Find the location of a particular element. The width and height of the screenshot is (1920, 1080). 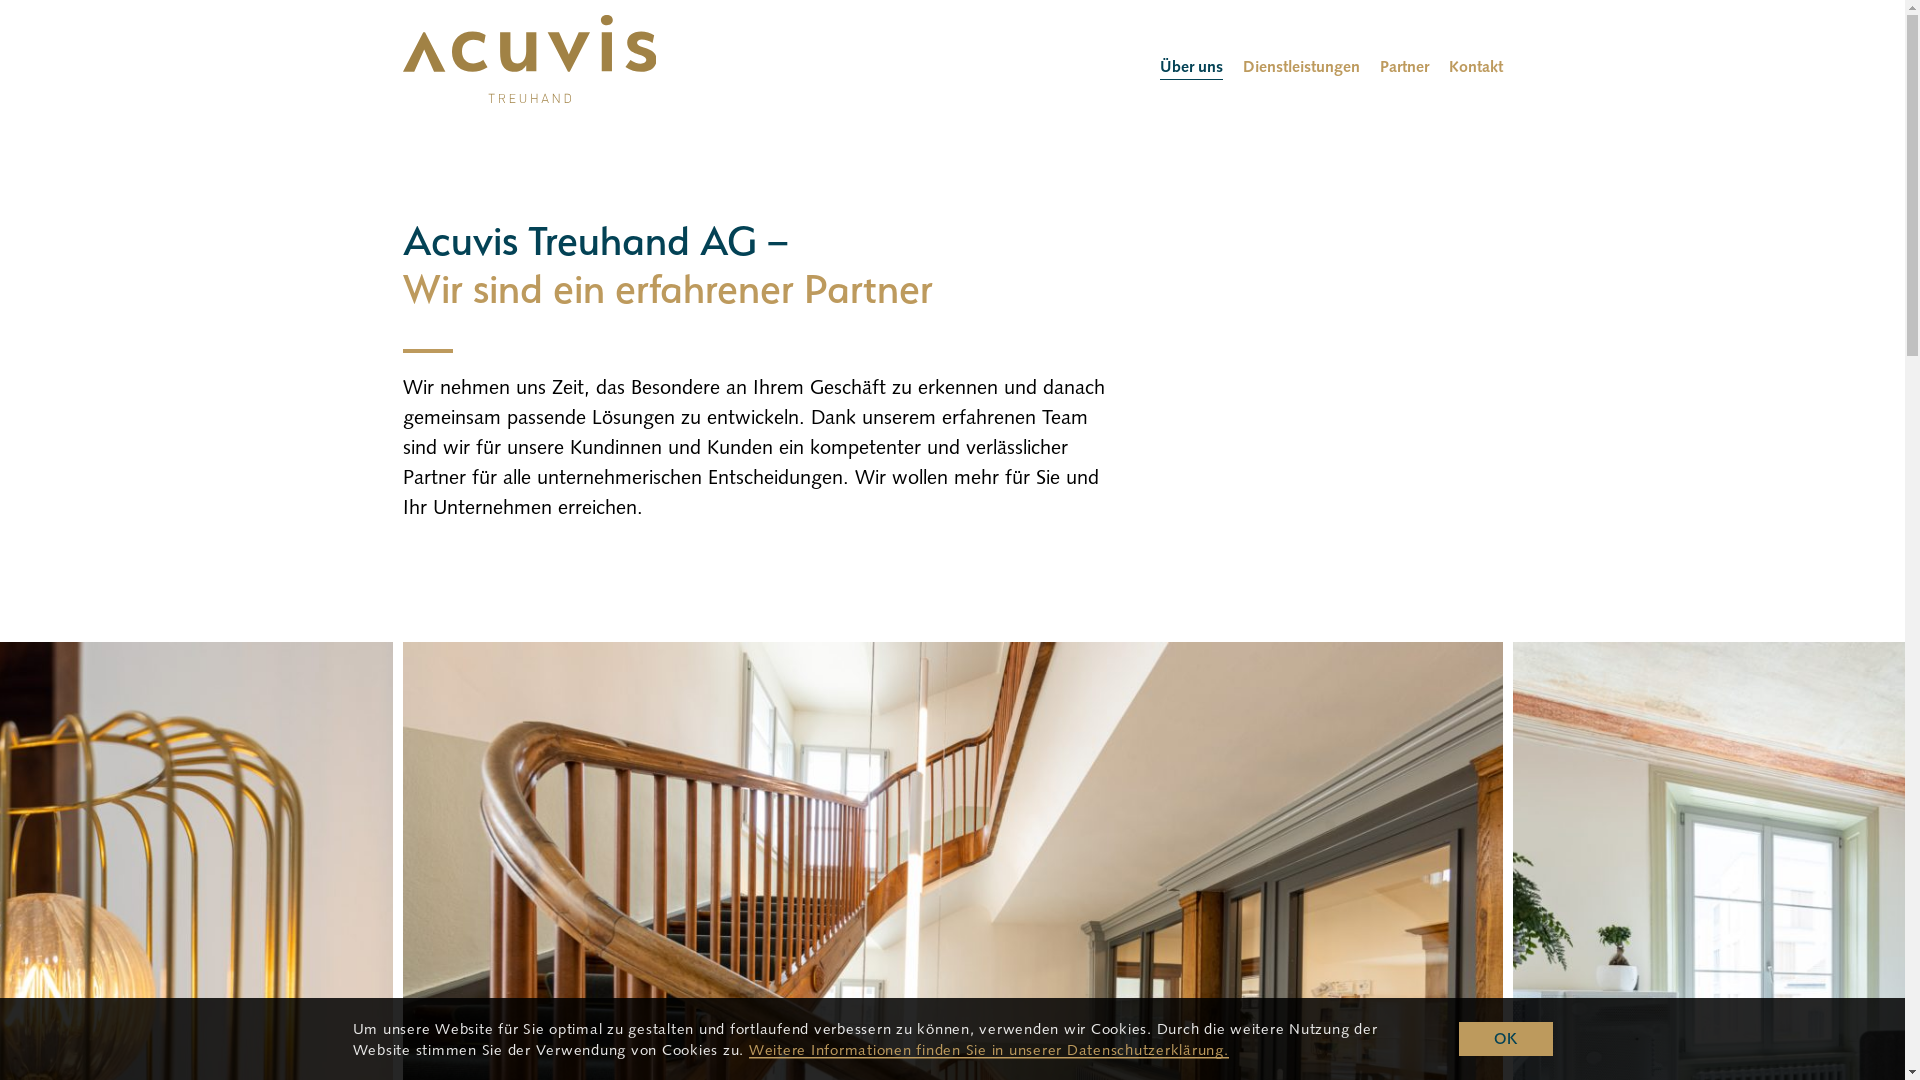

'Partner' is located at coordinates (1403, 65).